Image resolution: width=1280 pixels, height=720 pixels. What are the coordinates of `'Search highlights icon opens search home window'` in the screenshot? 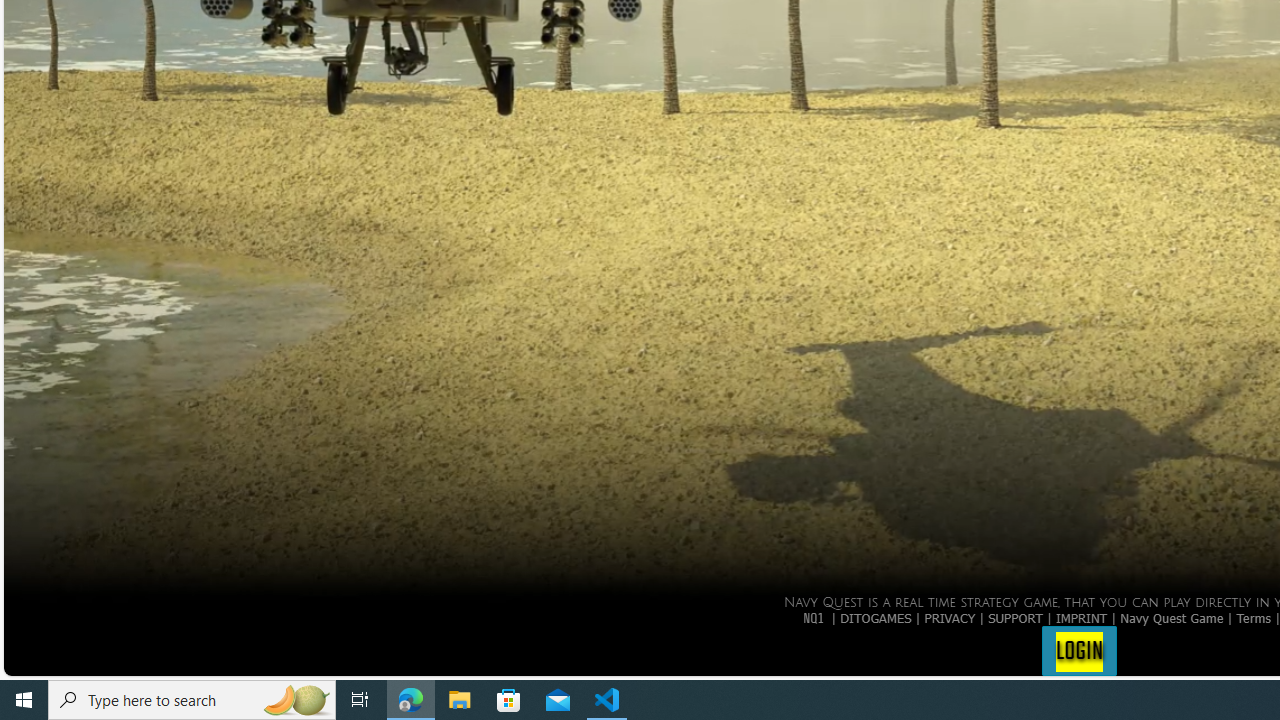 It's located at (294, 698).